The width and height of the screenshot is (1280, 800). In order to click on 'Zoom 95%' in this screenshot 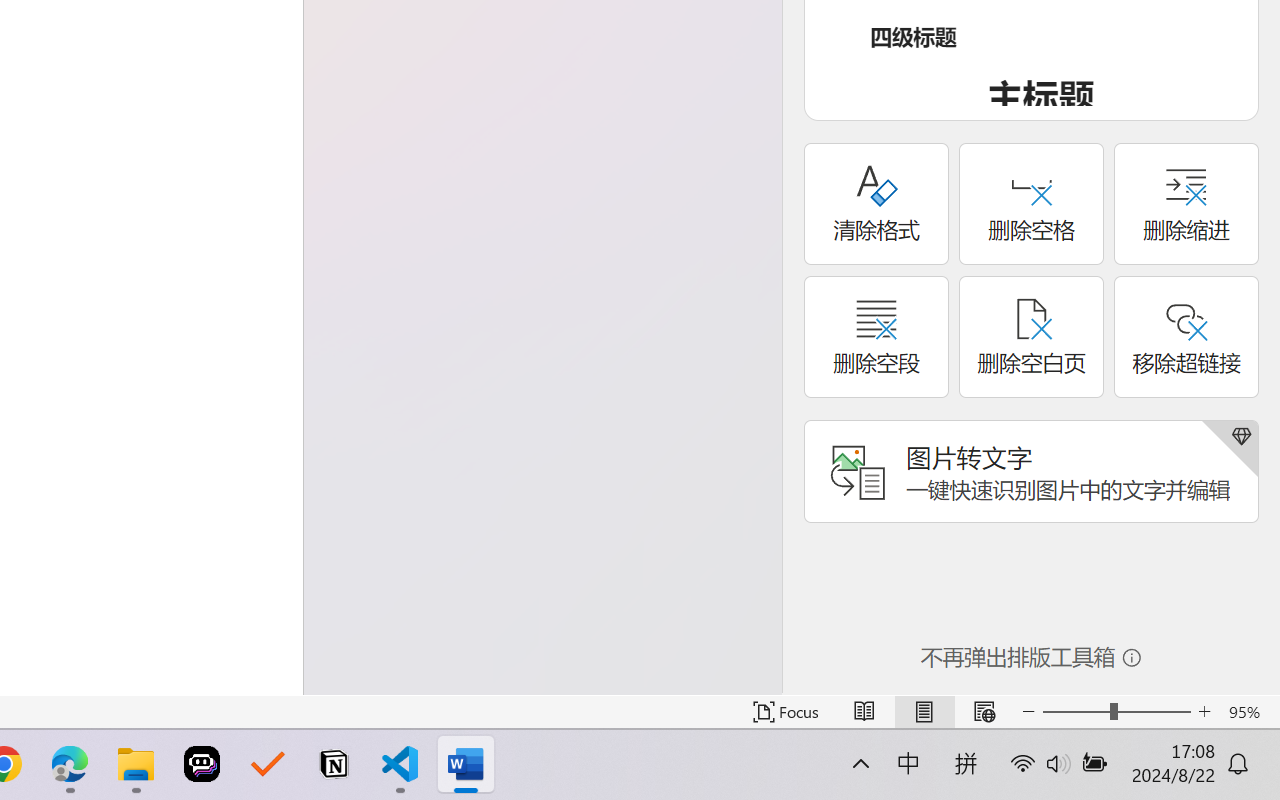, I will do `click(1248, 711)`.